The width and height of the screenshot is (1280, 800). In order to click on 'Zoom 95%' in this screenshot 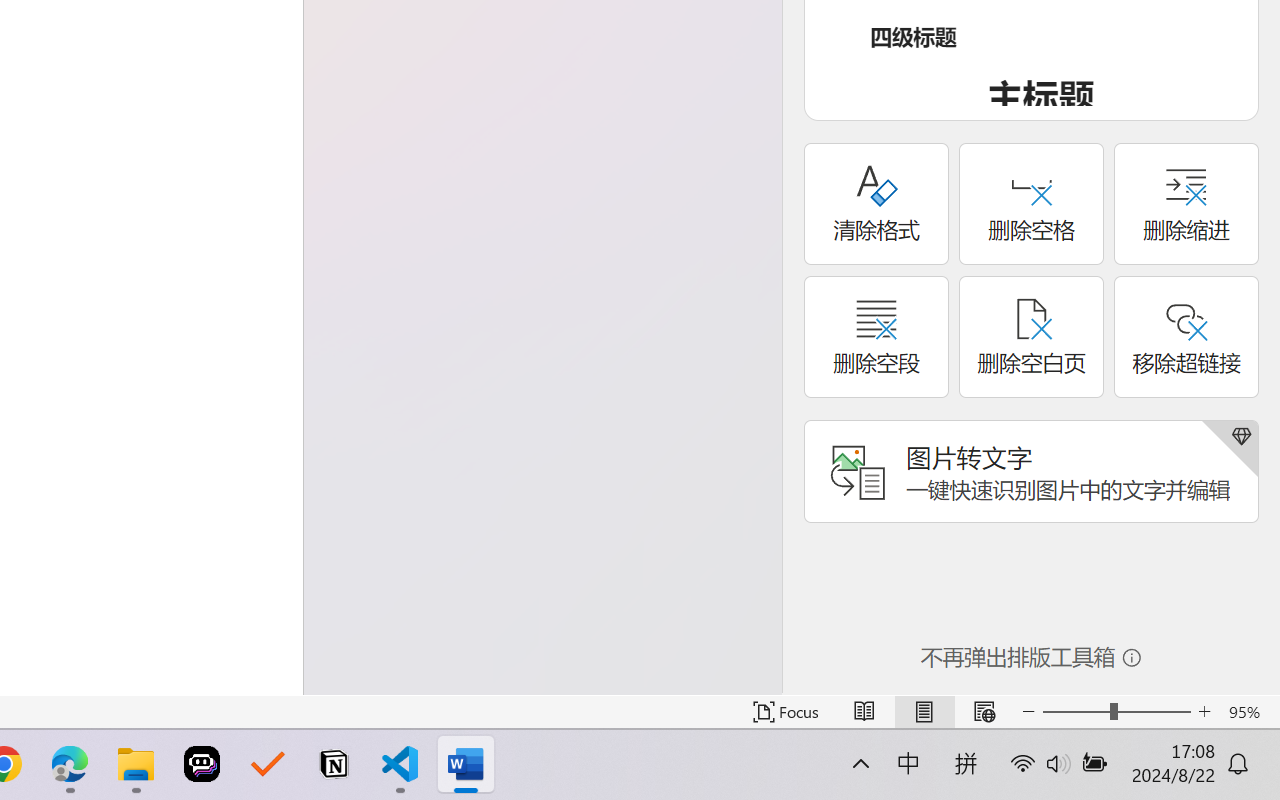, I will do `click(1248, 711)`.